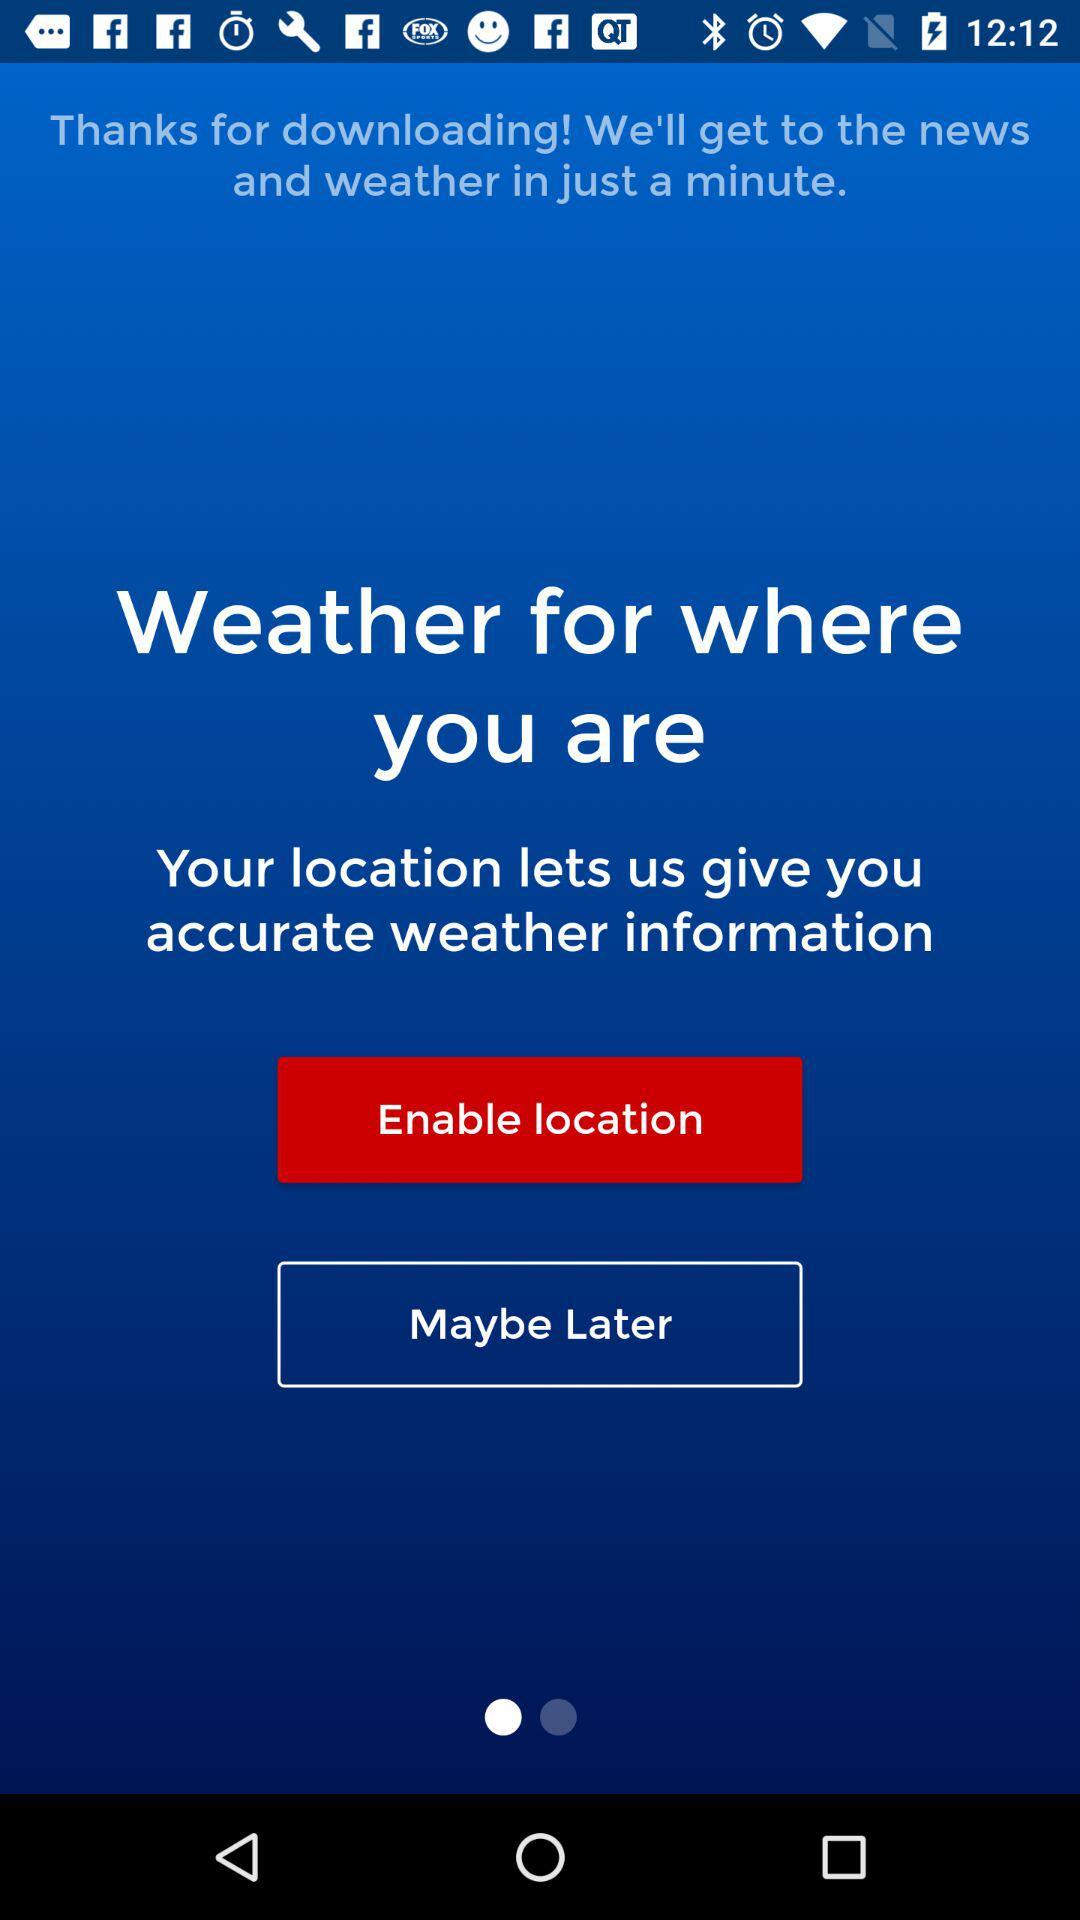 The width and height of the screenshot is (1080, 1920). Describe the element at coordinates (540, 1118) in the screenshot. I see `icon above the maybe later icon` at that location.